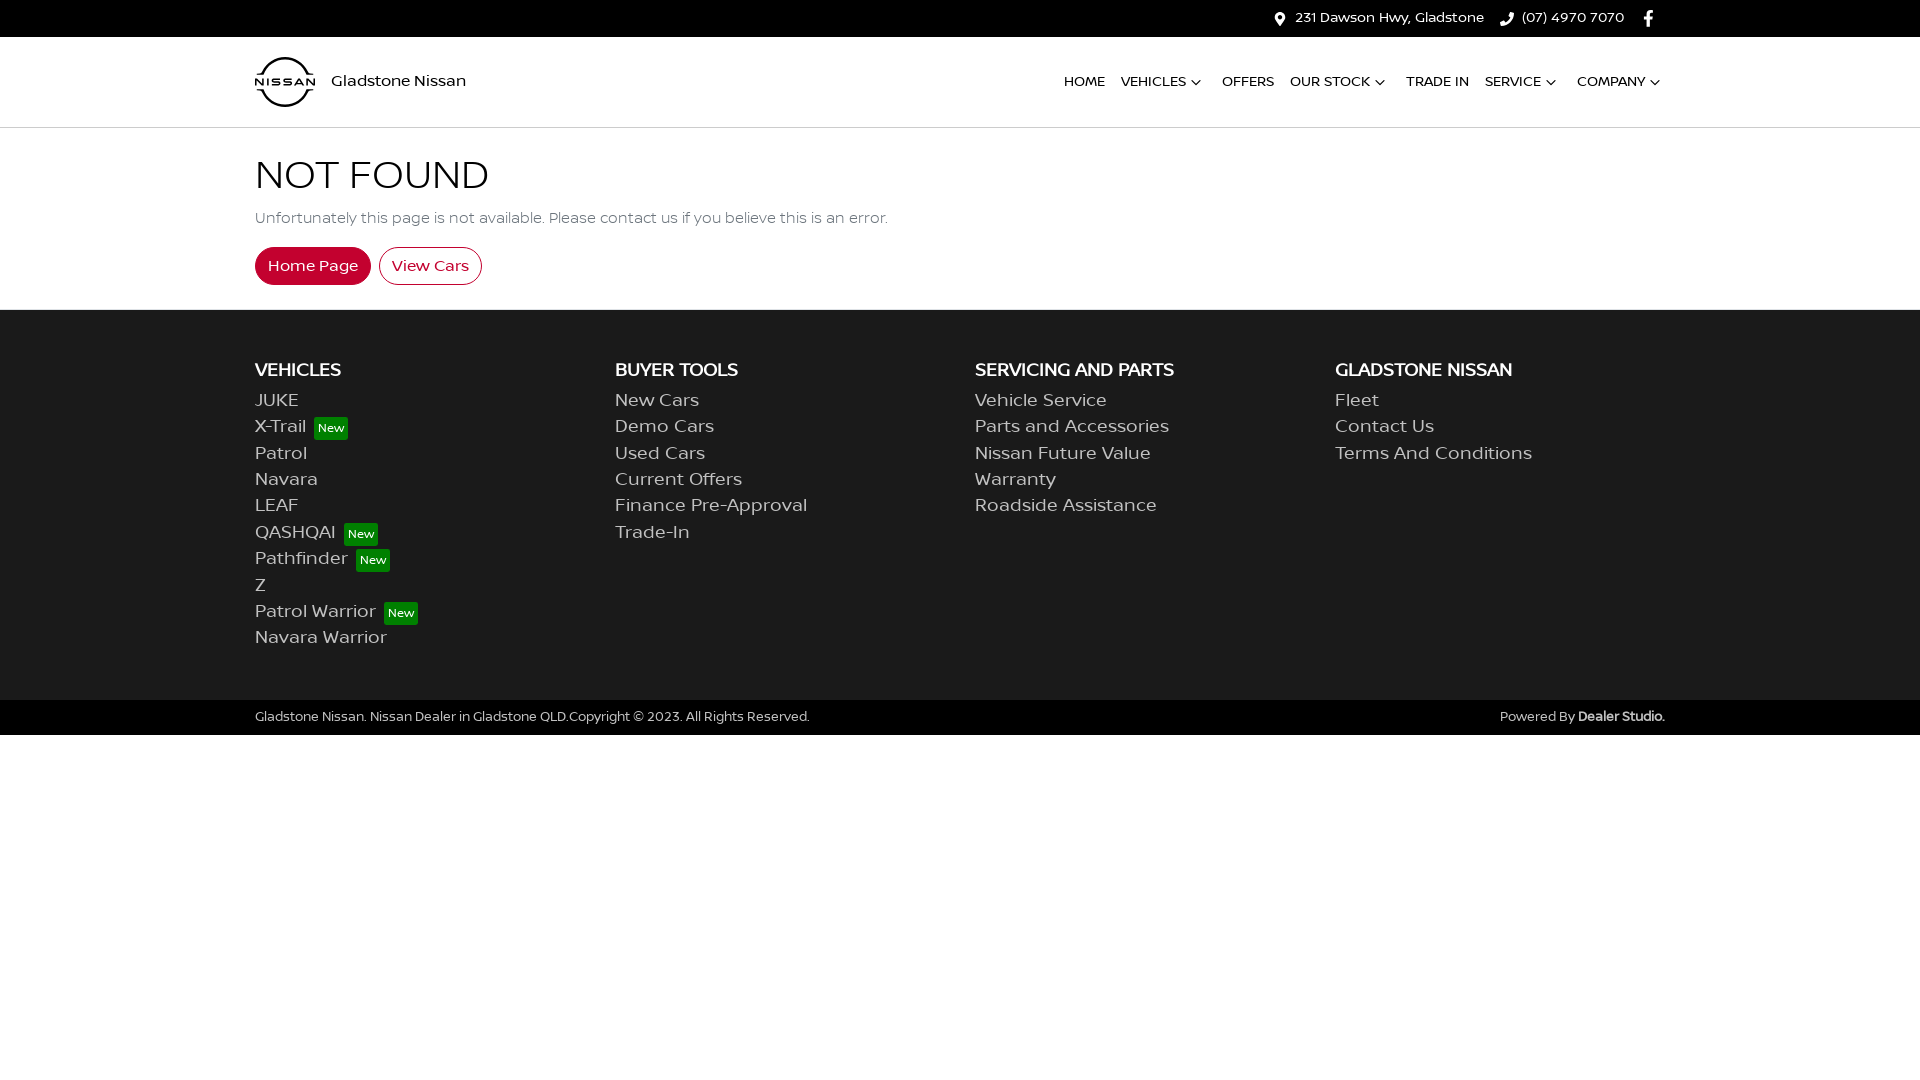  Describe the element at coordinates (1432, 454) in the screenshot. I see `'Terms And Conditions'` at that location.